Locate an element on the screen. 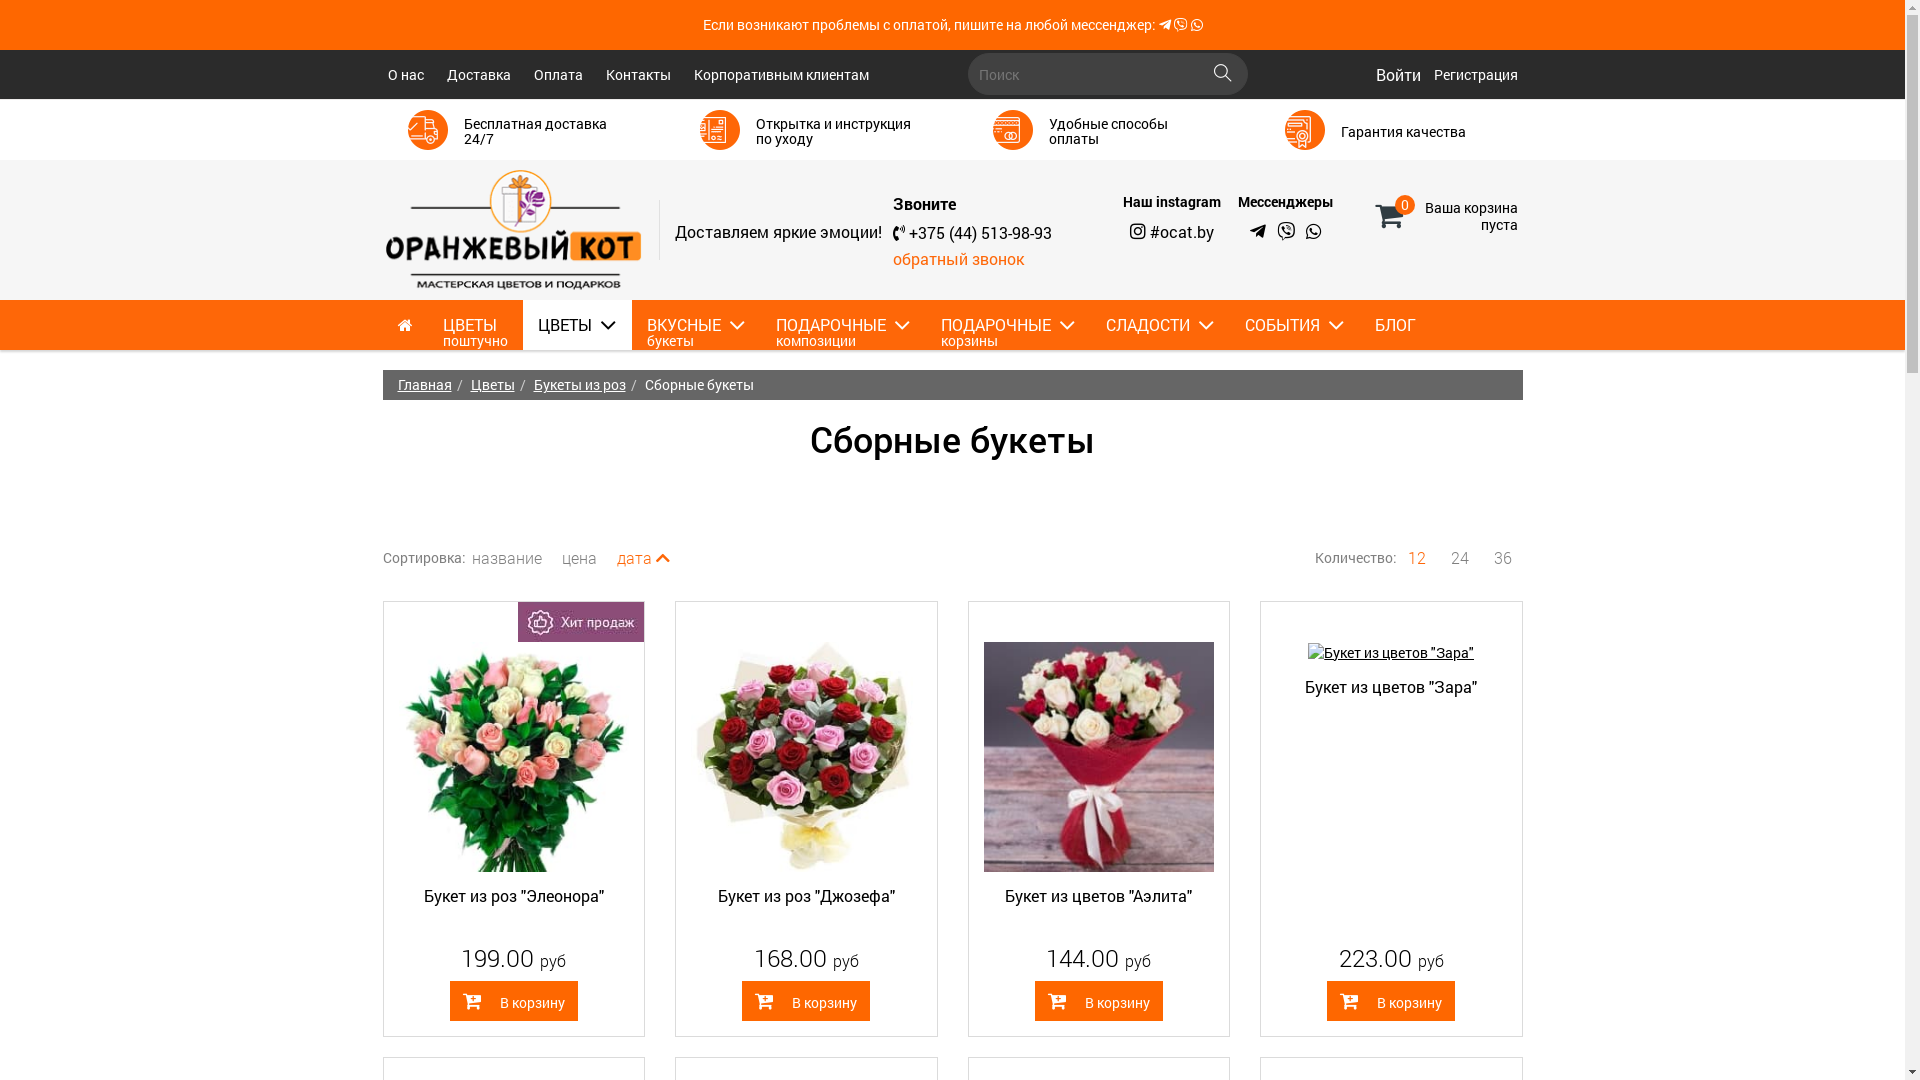 This screenshot has height=1080, width=1920. '#ocat.by' is located at coordinates (1181, 230).